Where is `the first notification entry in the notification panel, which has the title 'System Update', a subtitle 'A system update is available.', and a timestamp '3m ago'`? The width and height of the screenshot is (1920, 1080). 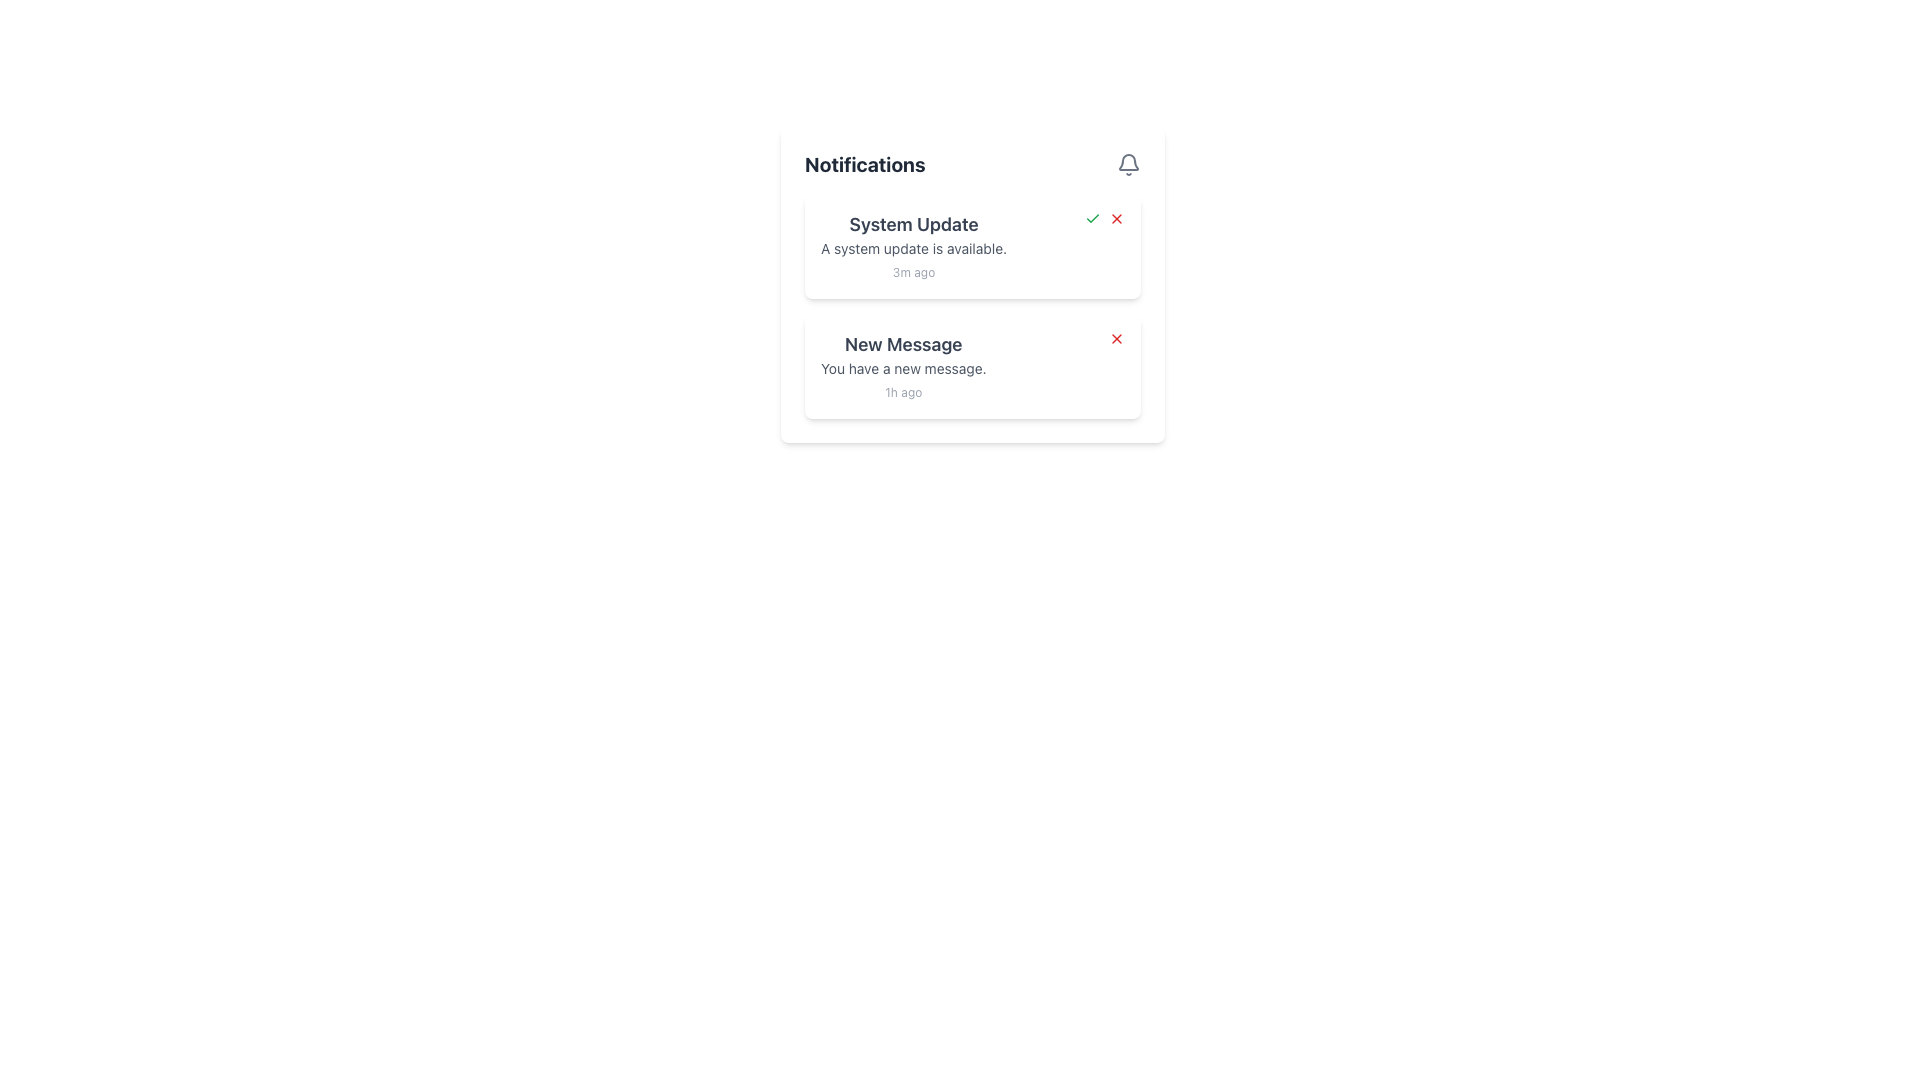
the first notification entry in the notification panel, which has the title 'System Update', a subtitle 'A system update is available.', and a timestamp '3m ago' is located at coordinates (913, 245).